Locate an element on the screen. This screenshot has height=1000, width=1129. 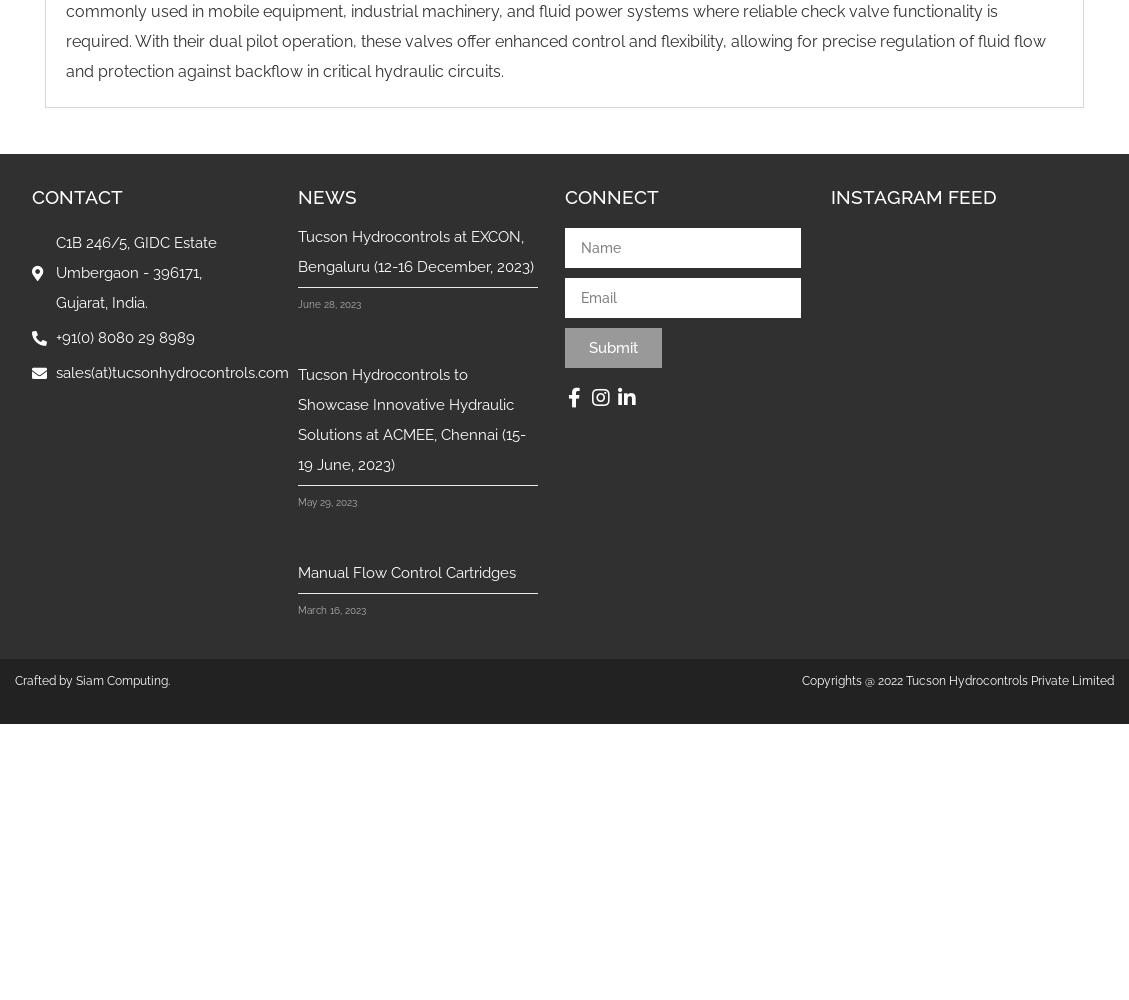
'June 28, 2023' is located at coordinates (329, 304).